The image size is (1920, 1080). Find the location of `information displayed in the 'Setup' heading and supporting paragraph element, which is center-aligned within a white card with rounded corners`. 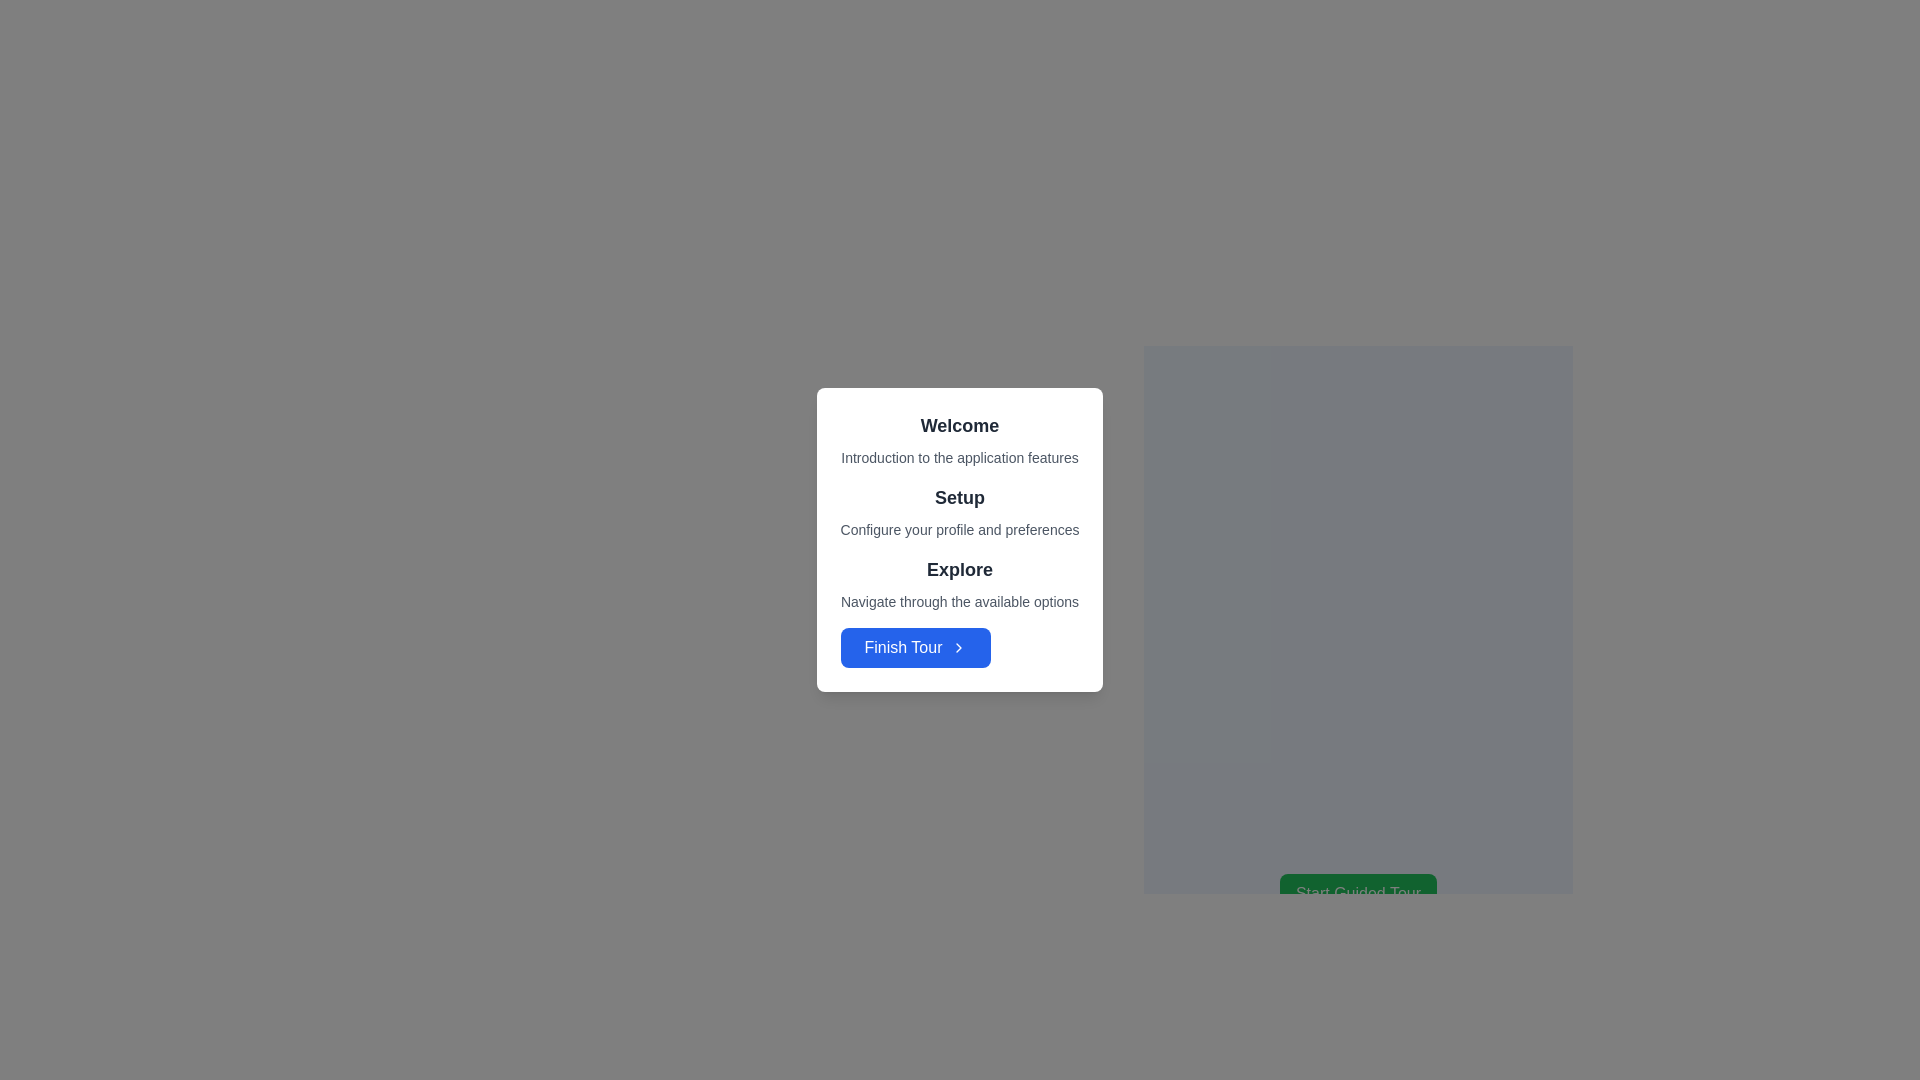

information displayed in the 'Setup' heading and supporting paragraph element, which is center-aligned within a white card with rounded corners is located at coordinates (960, 511).